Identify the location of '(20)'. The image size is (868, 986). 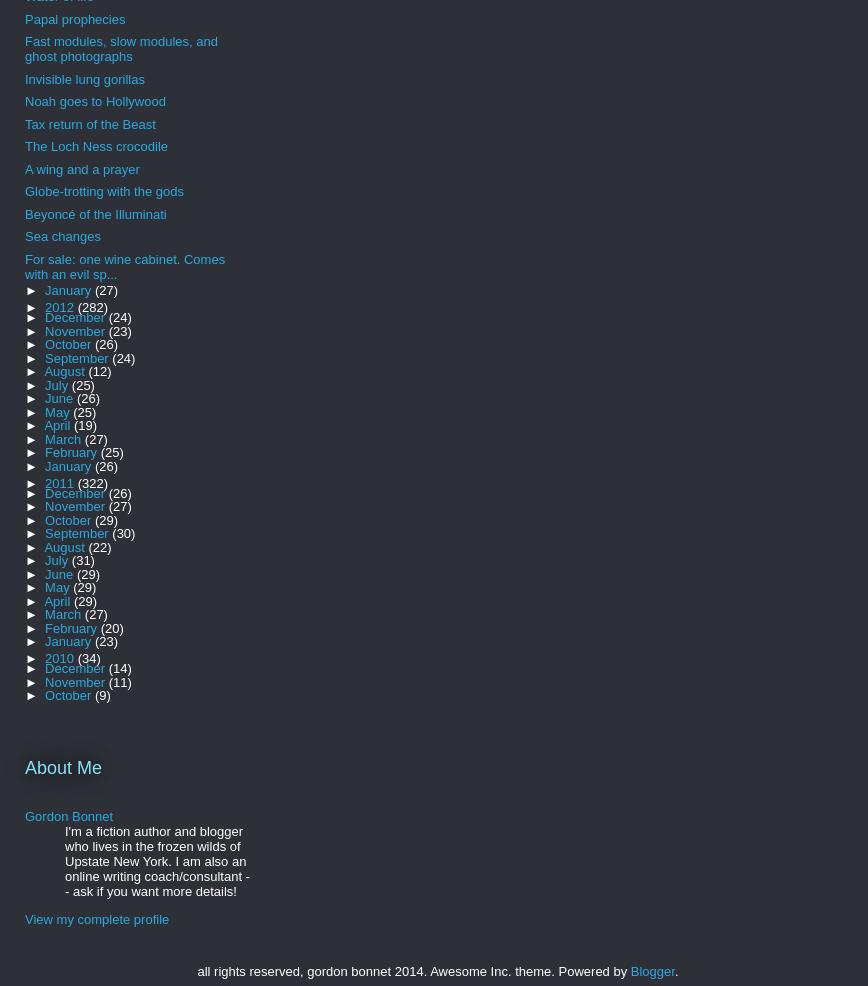
(99, 627).